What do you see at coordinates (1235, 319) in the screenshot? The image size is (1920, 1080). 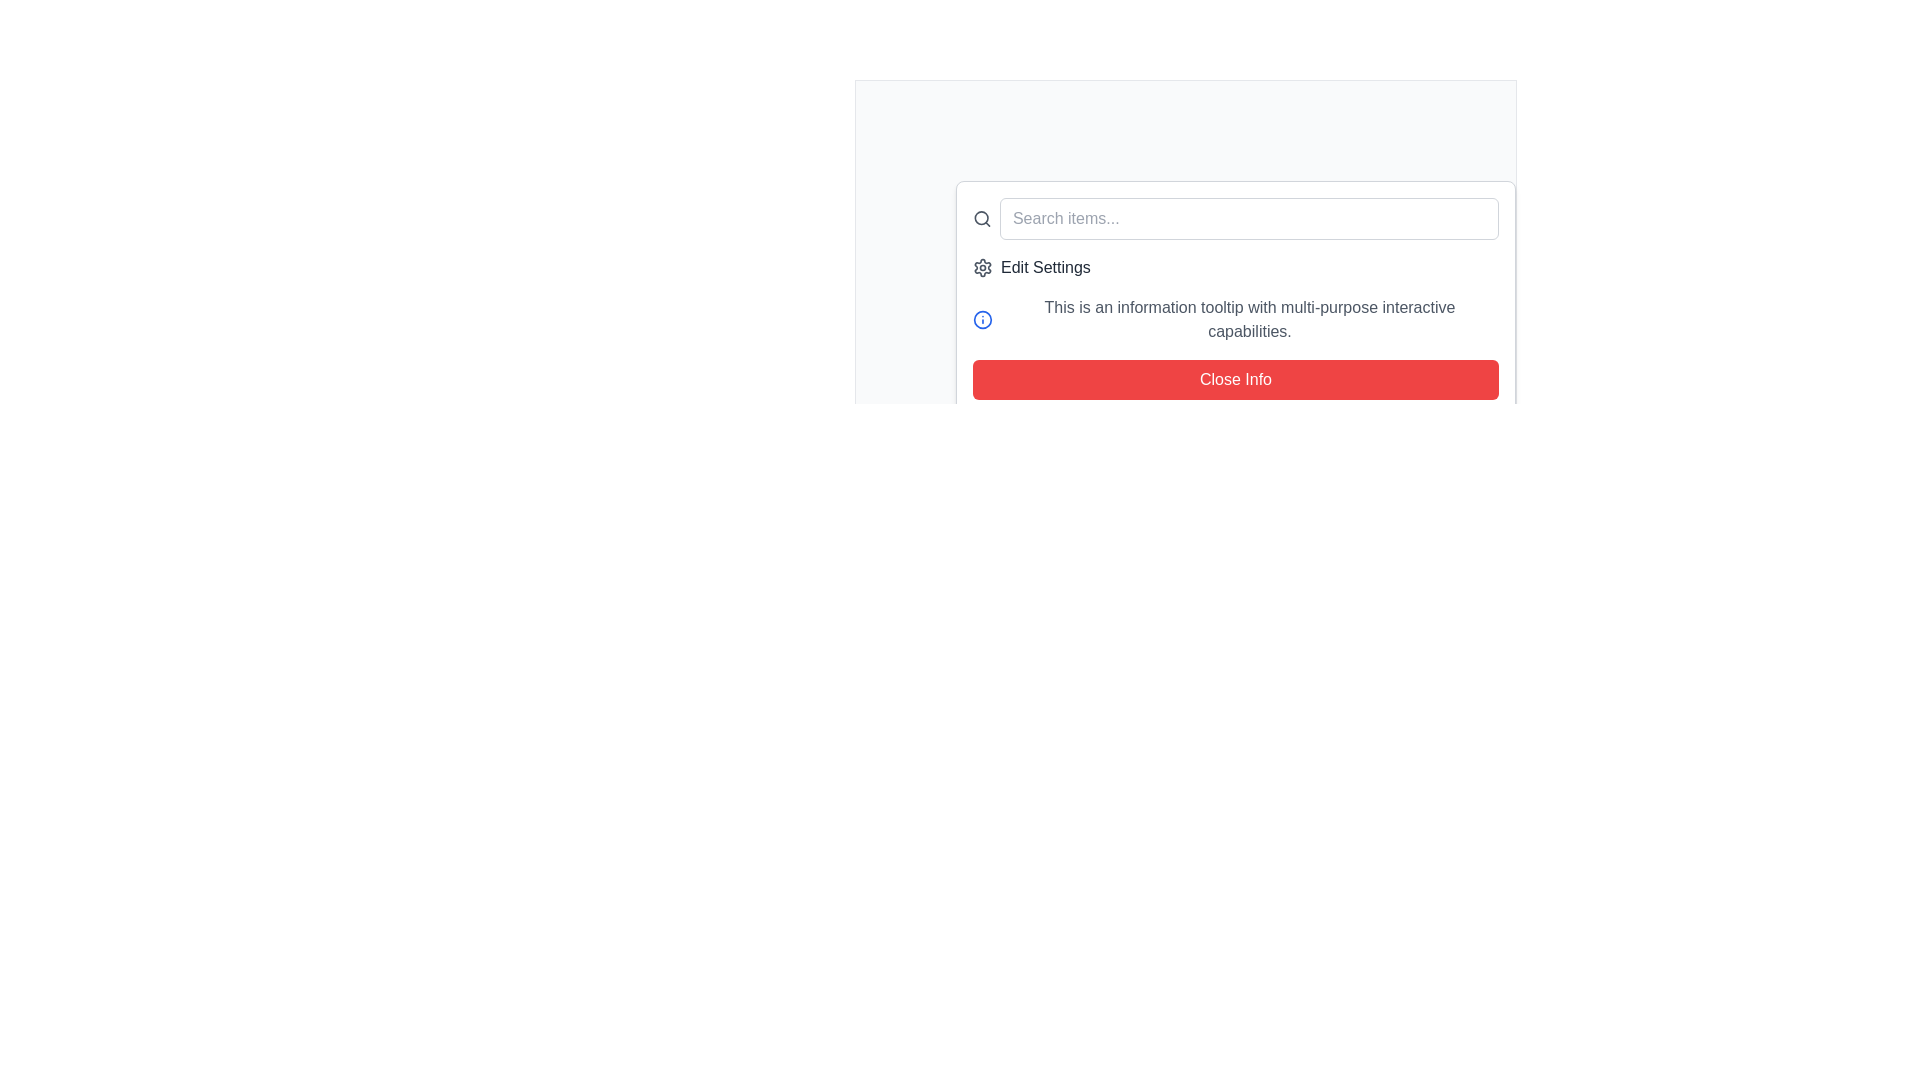 I see `the informational icon and descriptive text group styled with a blue icon and gray text, located below the 'Edit Settings' section and above the 'Close Info' button` at bounding box center [1235, 319].